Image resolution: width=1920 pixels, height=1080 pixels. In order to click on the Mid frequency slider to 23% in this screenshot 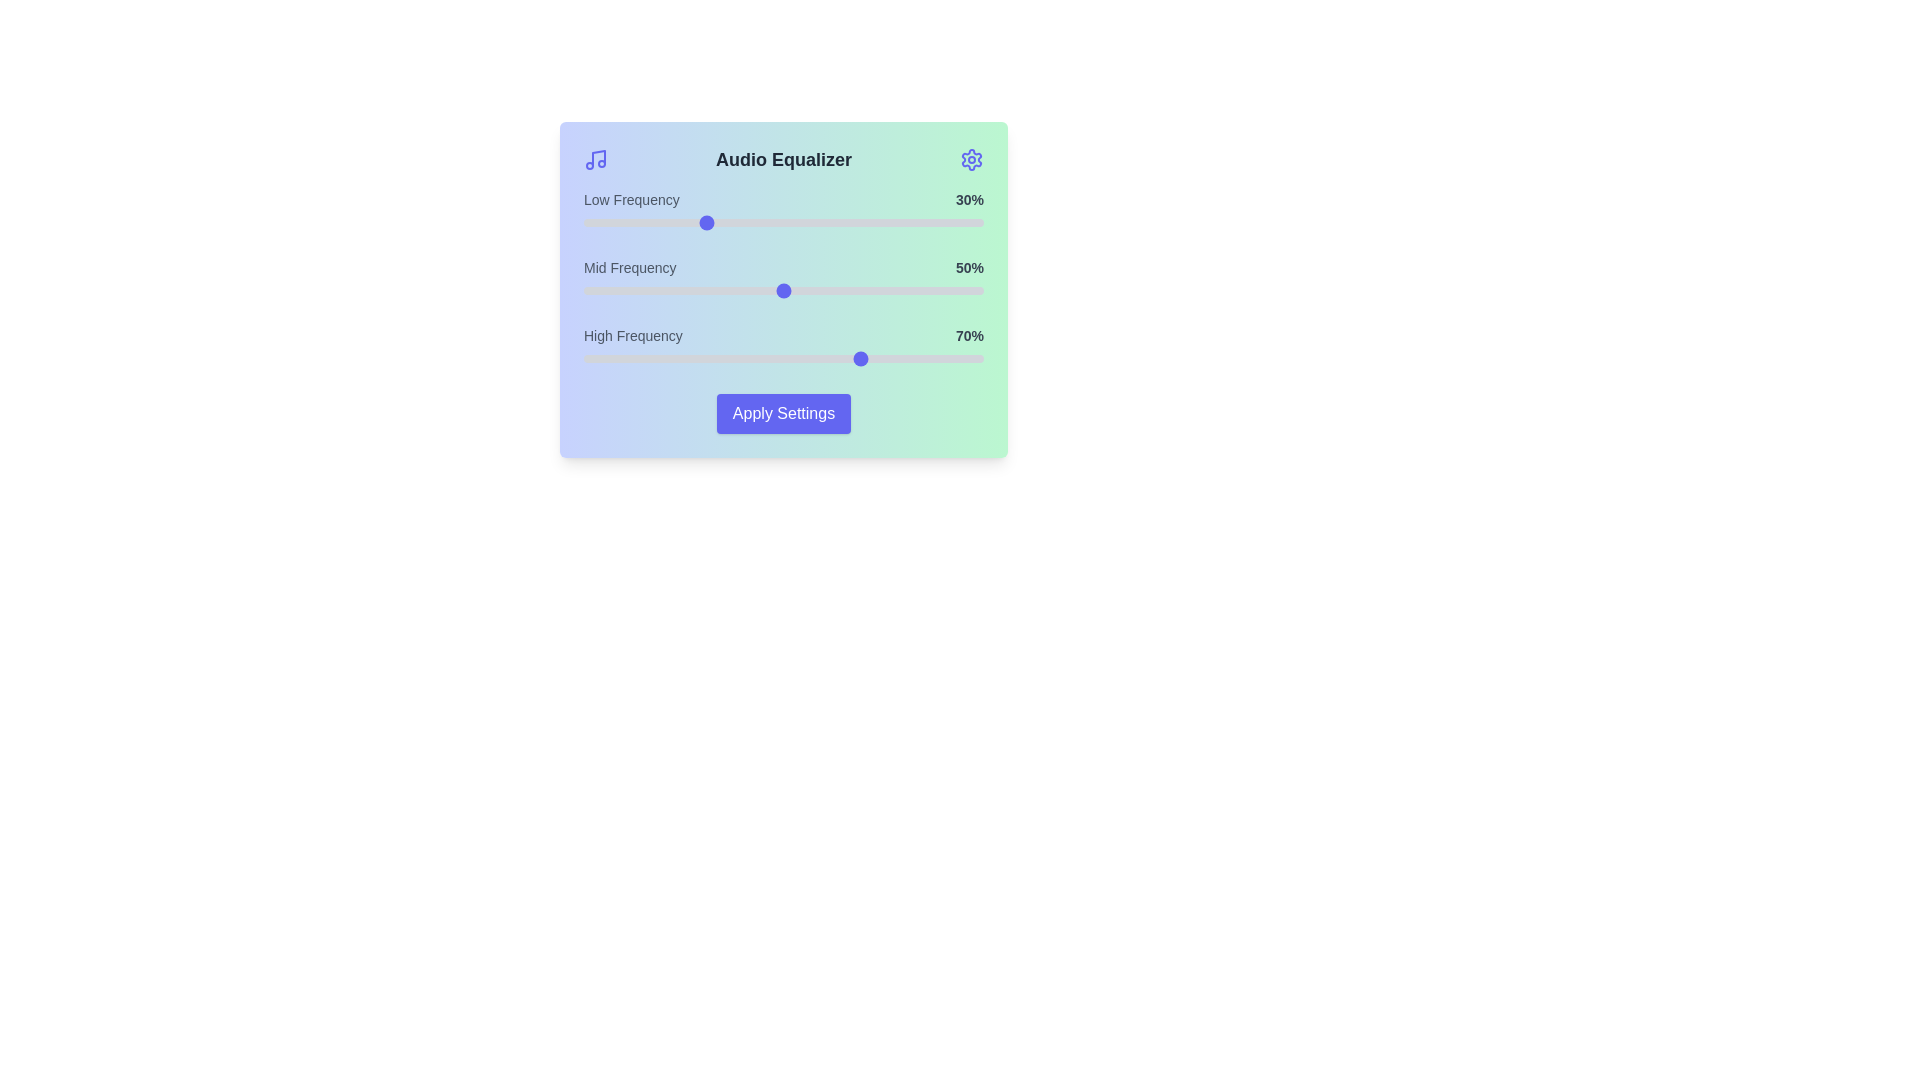, I will do `click(676, 290)`.